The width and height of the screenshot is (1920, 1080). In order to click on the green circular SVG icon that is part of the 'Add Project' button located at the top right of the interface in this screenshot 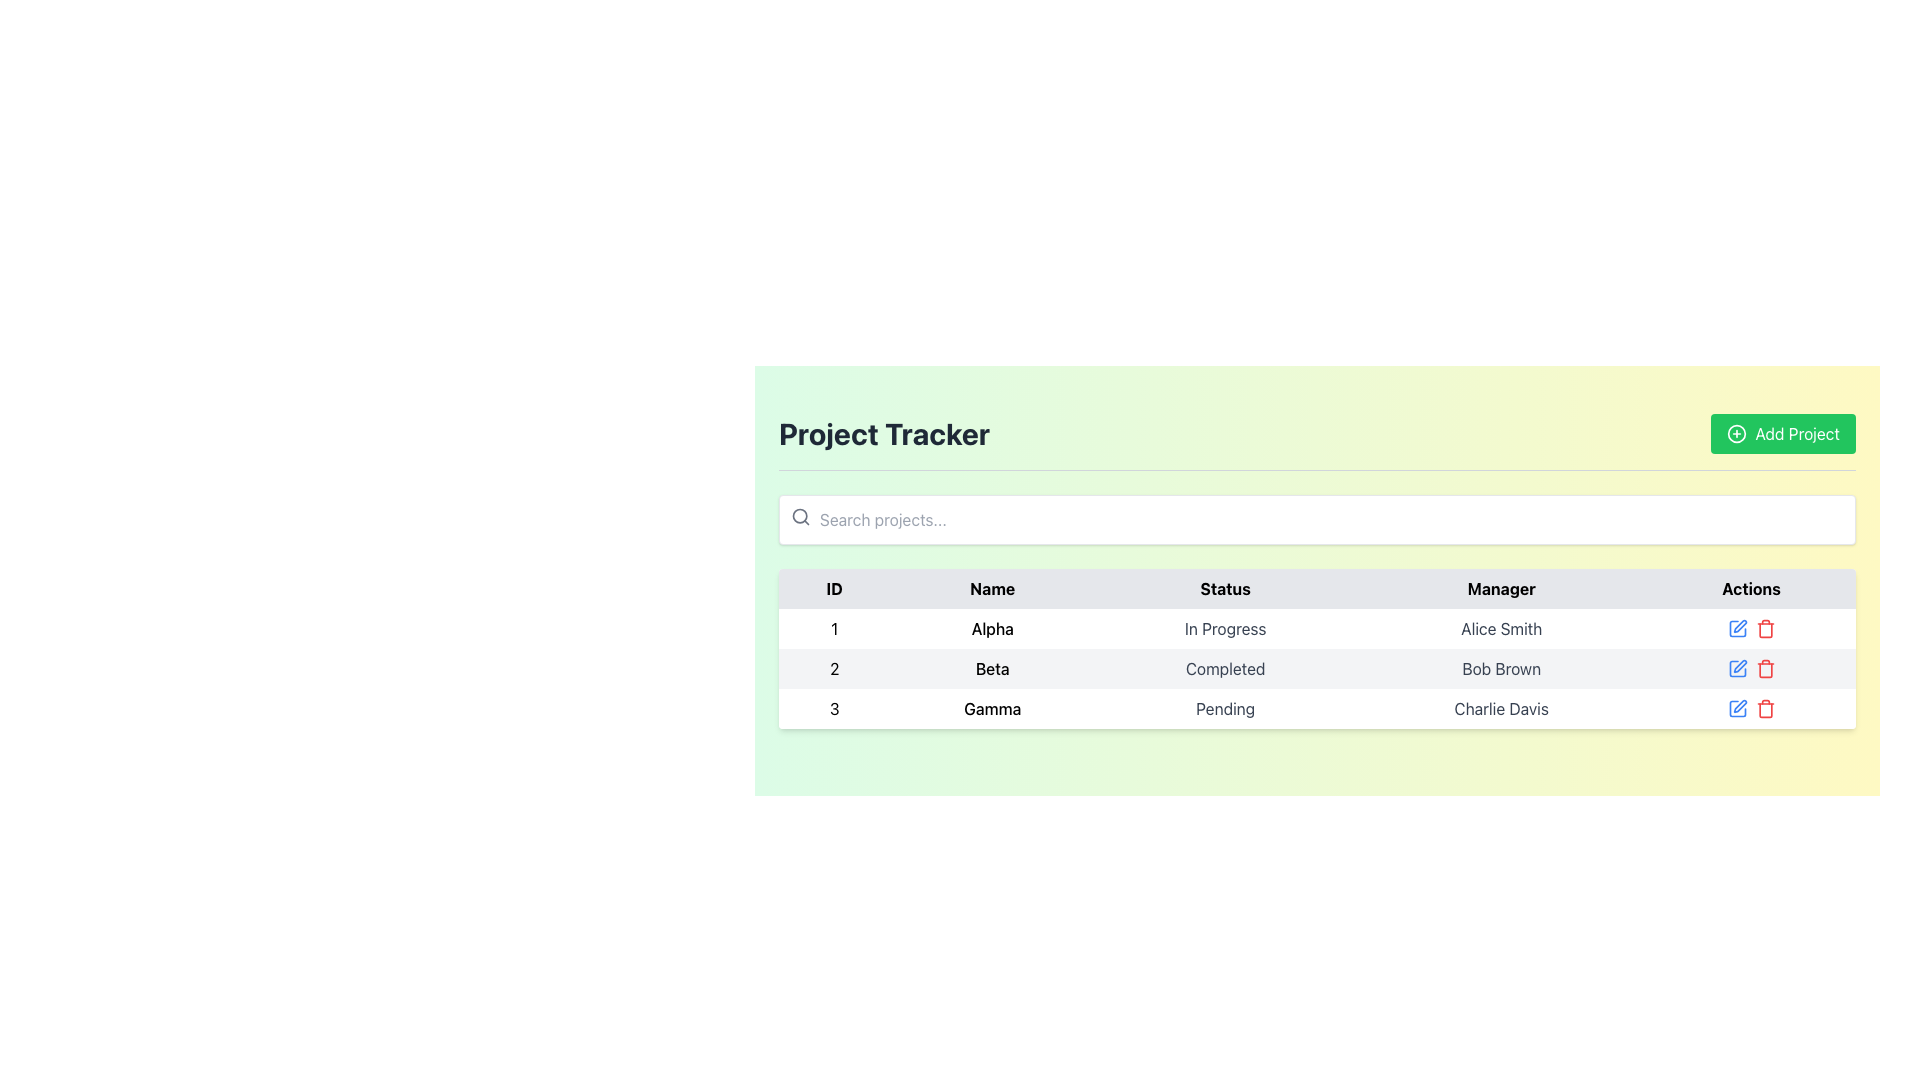, I will do `click(1736, 433)`.